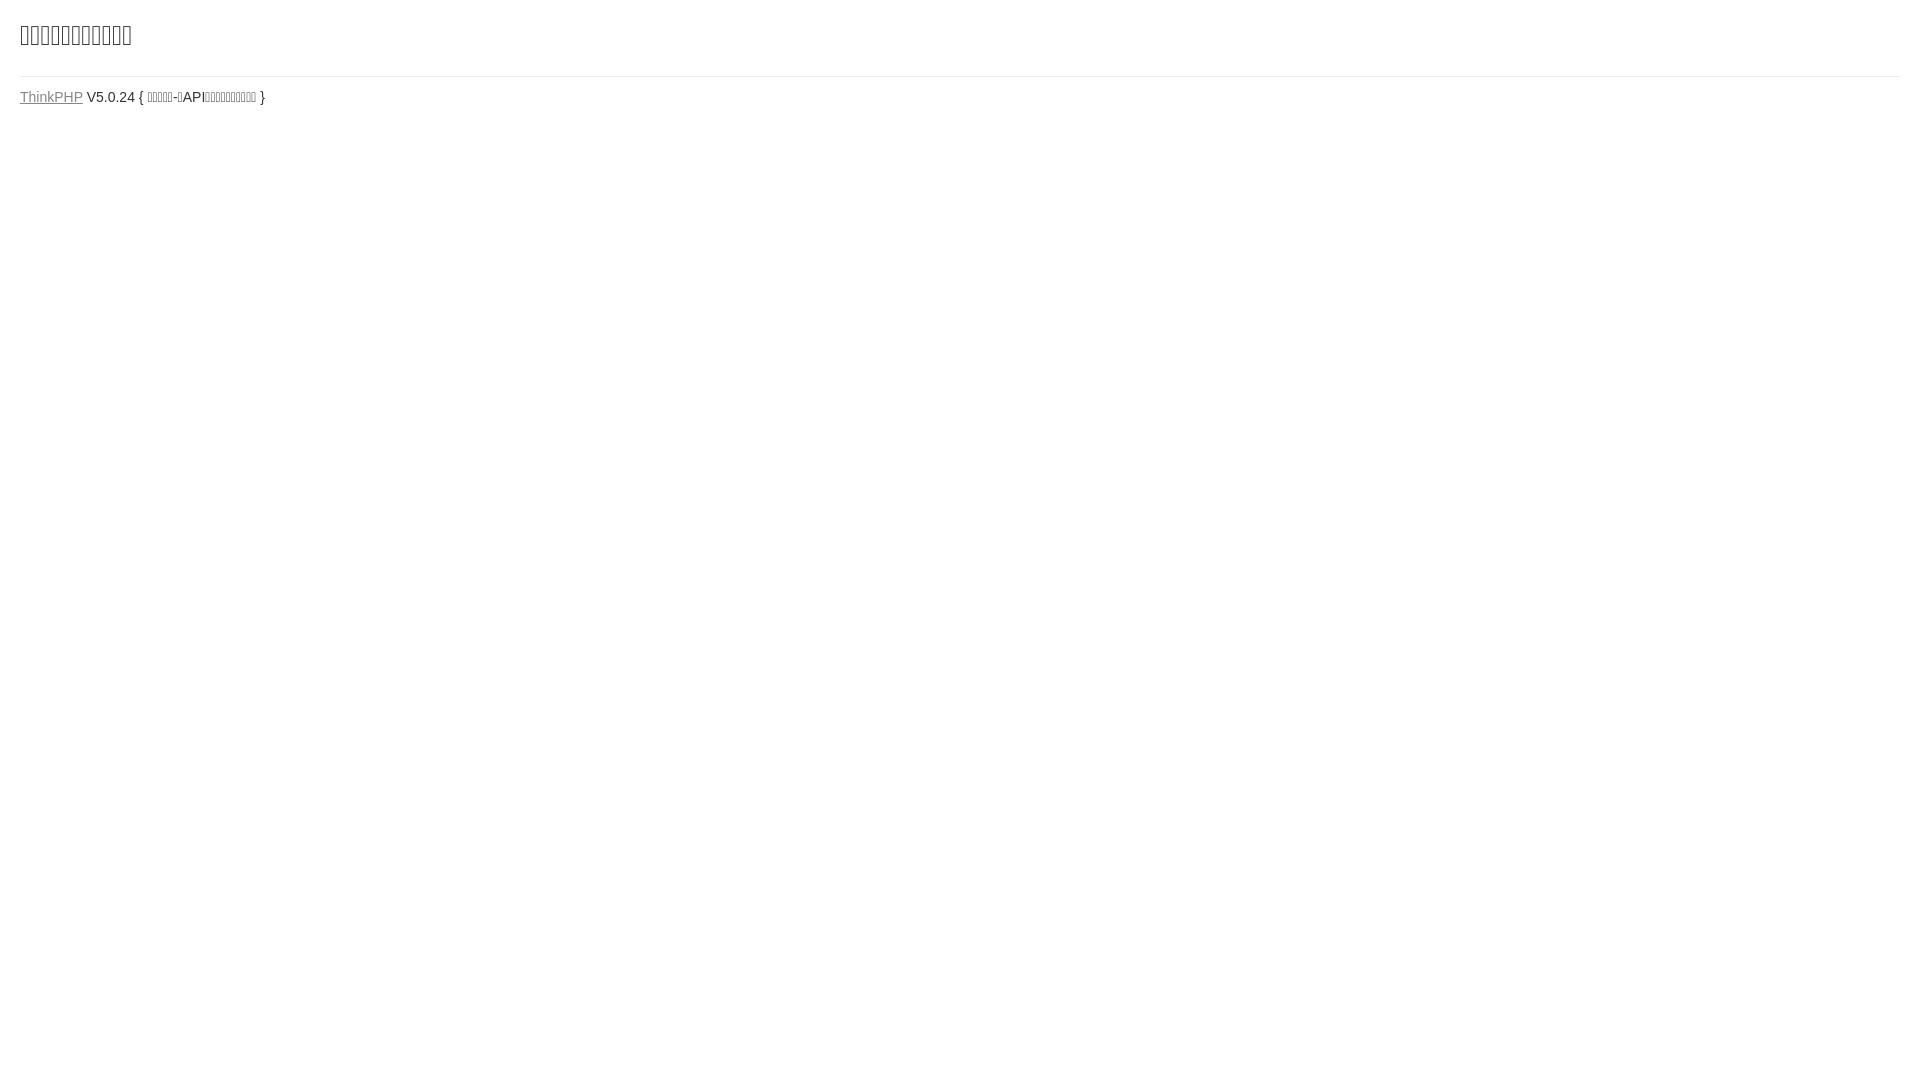 Image resolution: width=1920 pixels, height=1080 pixels. Describe the element at coordinates (19, 96) in the screenshot. I see `'ThinkPHP'` at that location.